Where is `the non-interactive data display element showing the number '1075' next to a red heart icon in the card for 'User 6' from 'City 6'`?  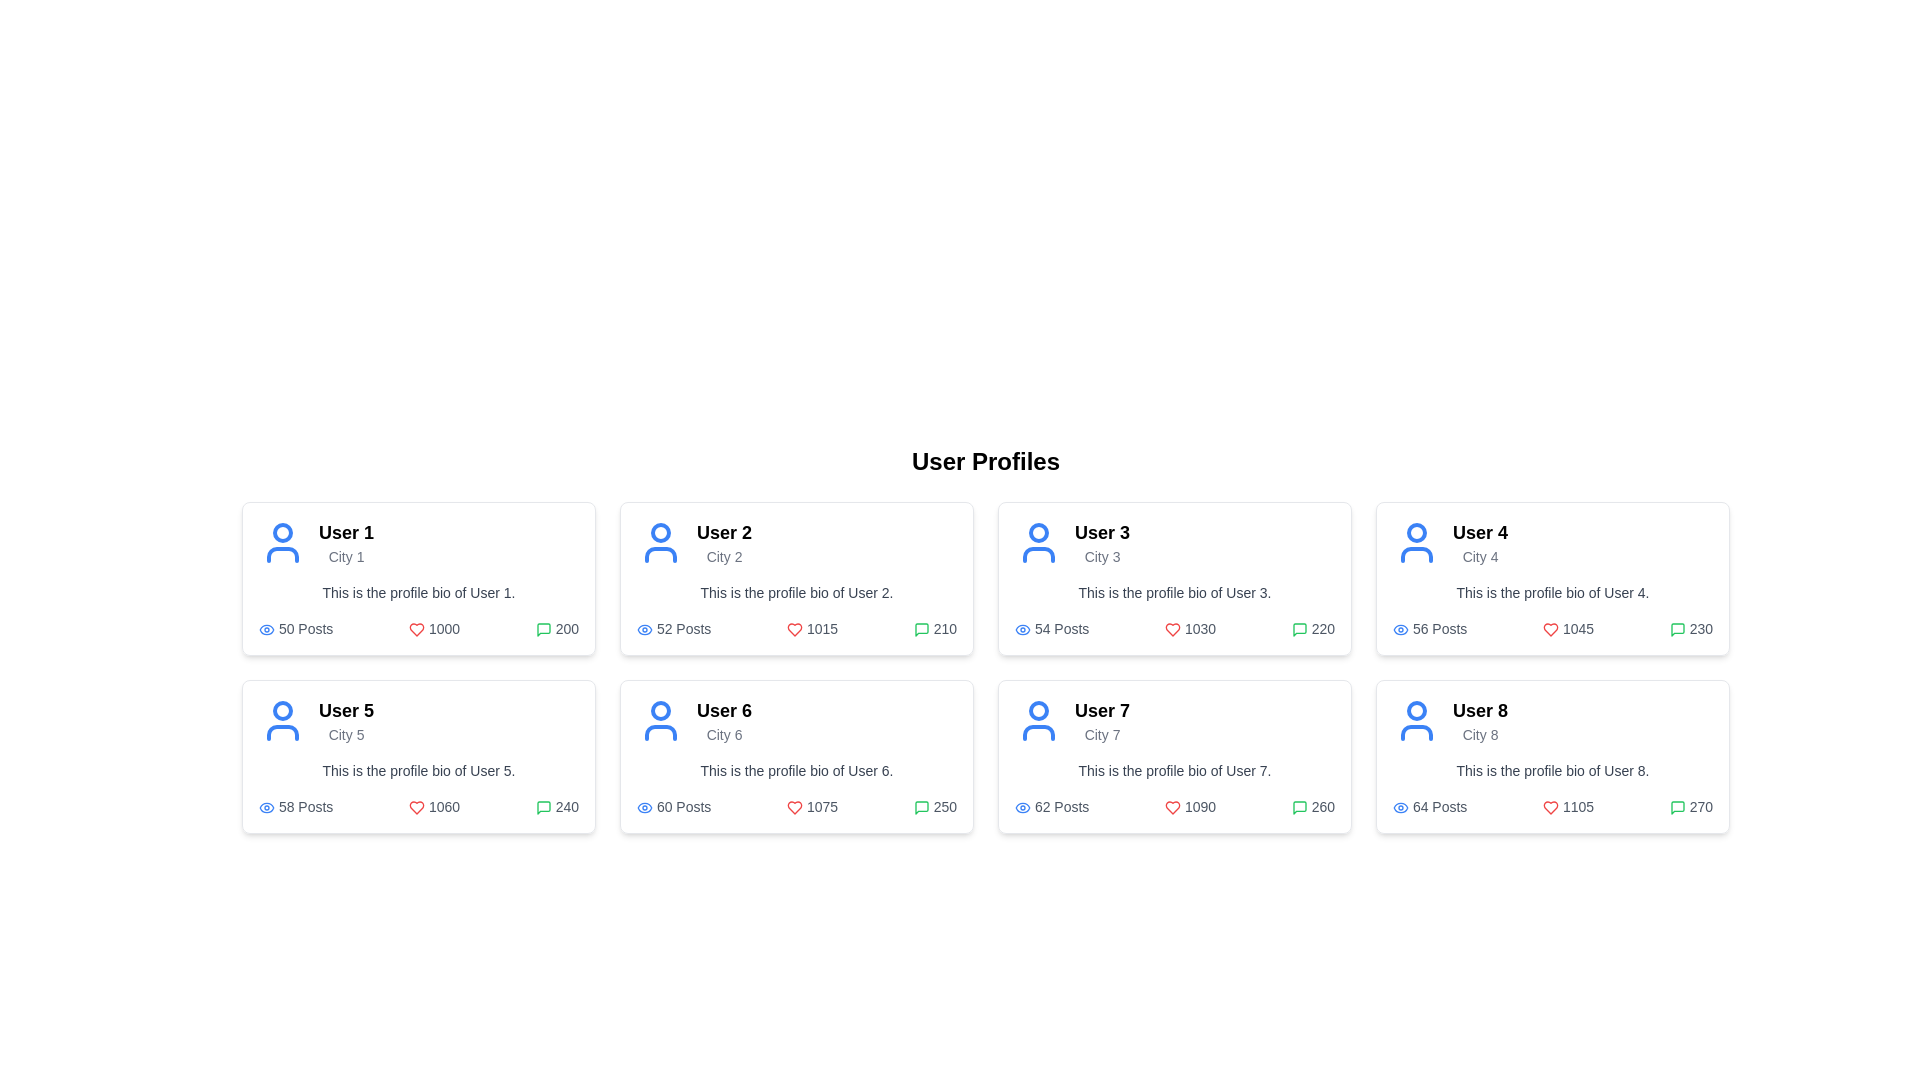 the non-interactive data display element showing the number '1075' next to a red heart icon in the card for 'User 6' from 'City 6' is located at coordinates (812, 805).